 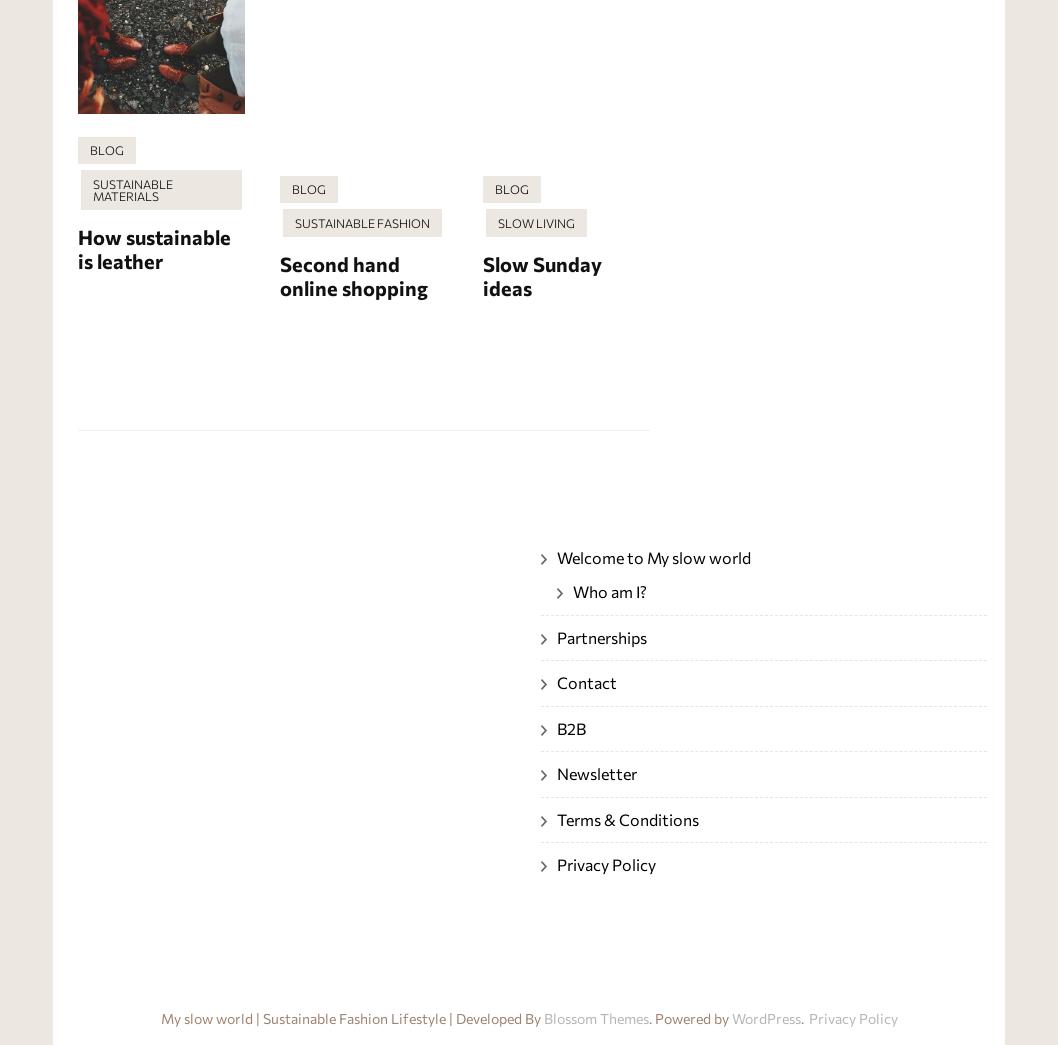 I want to click on 'Partnerships', so click(x=602, y=635).